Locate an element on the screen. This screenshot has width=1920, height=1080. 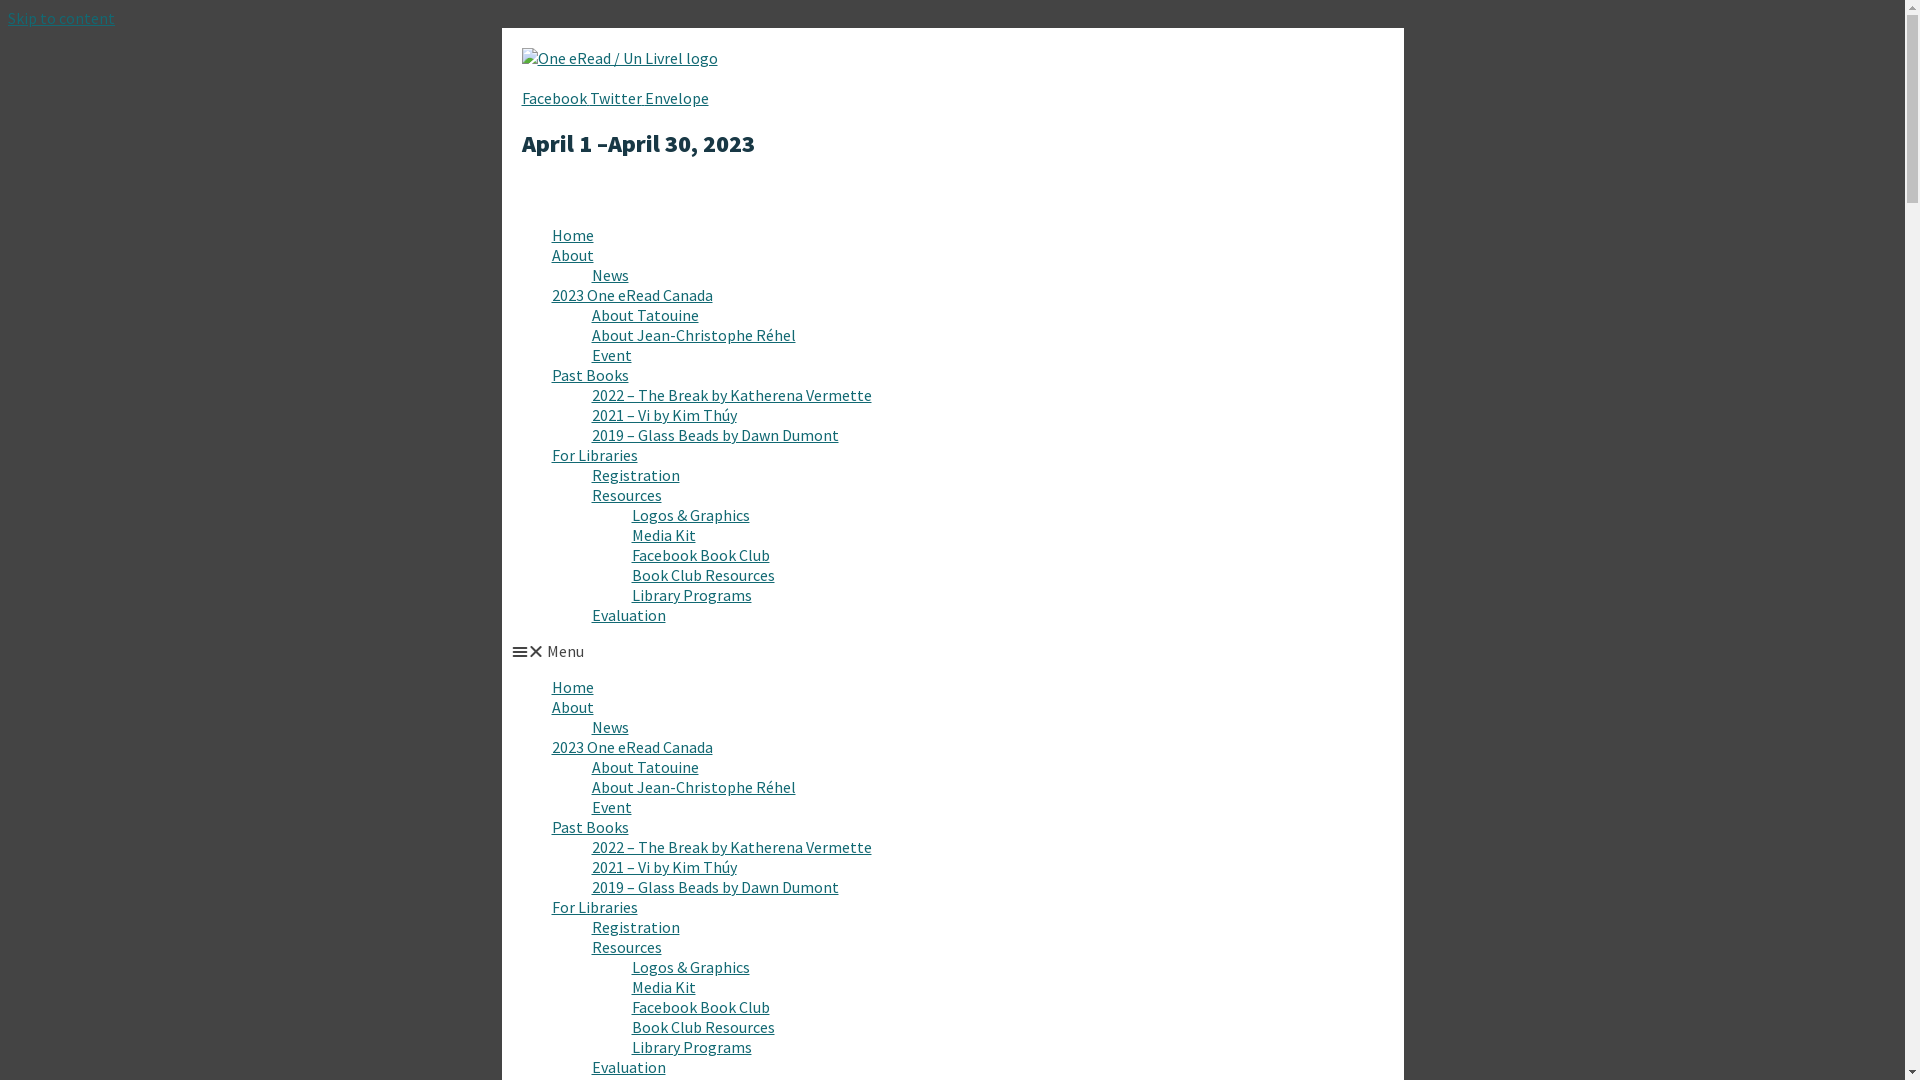
'Facebook' is located at coordinates (556, 97).